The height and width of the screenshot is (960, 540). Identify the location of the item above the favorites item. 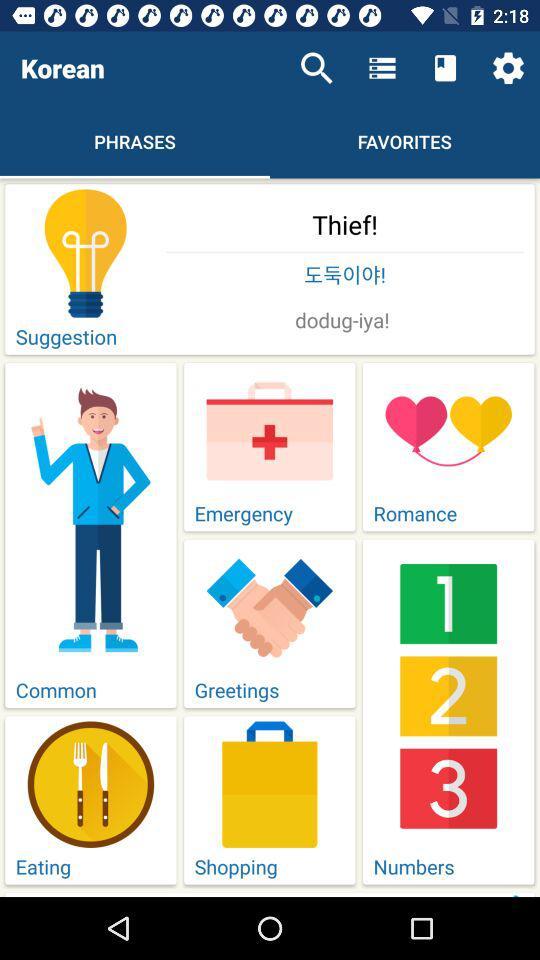
(445, 68).